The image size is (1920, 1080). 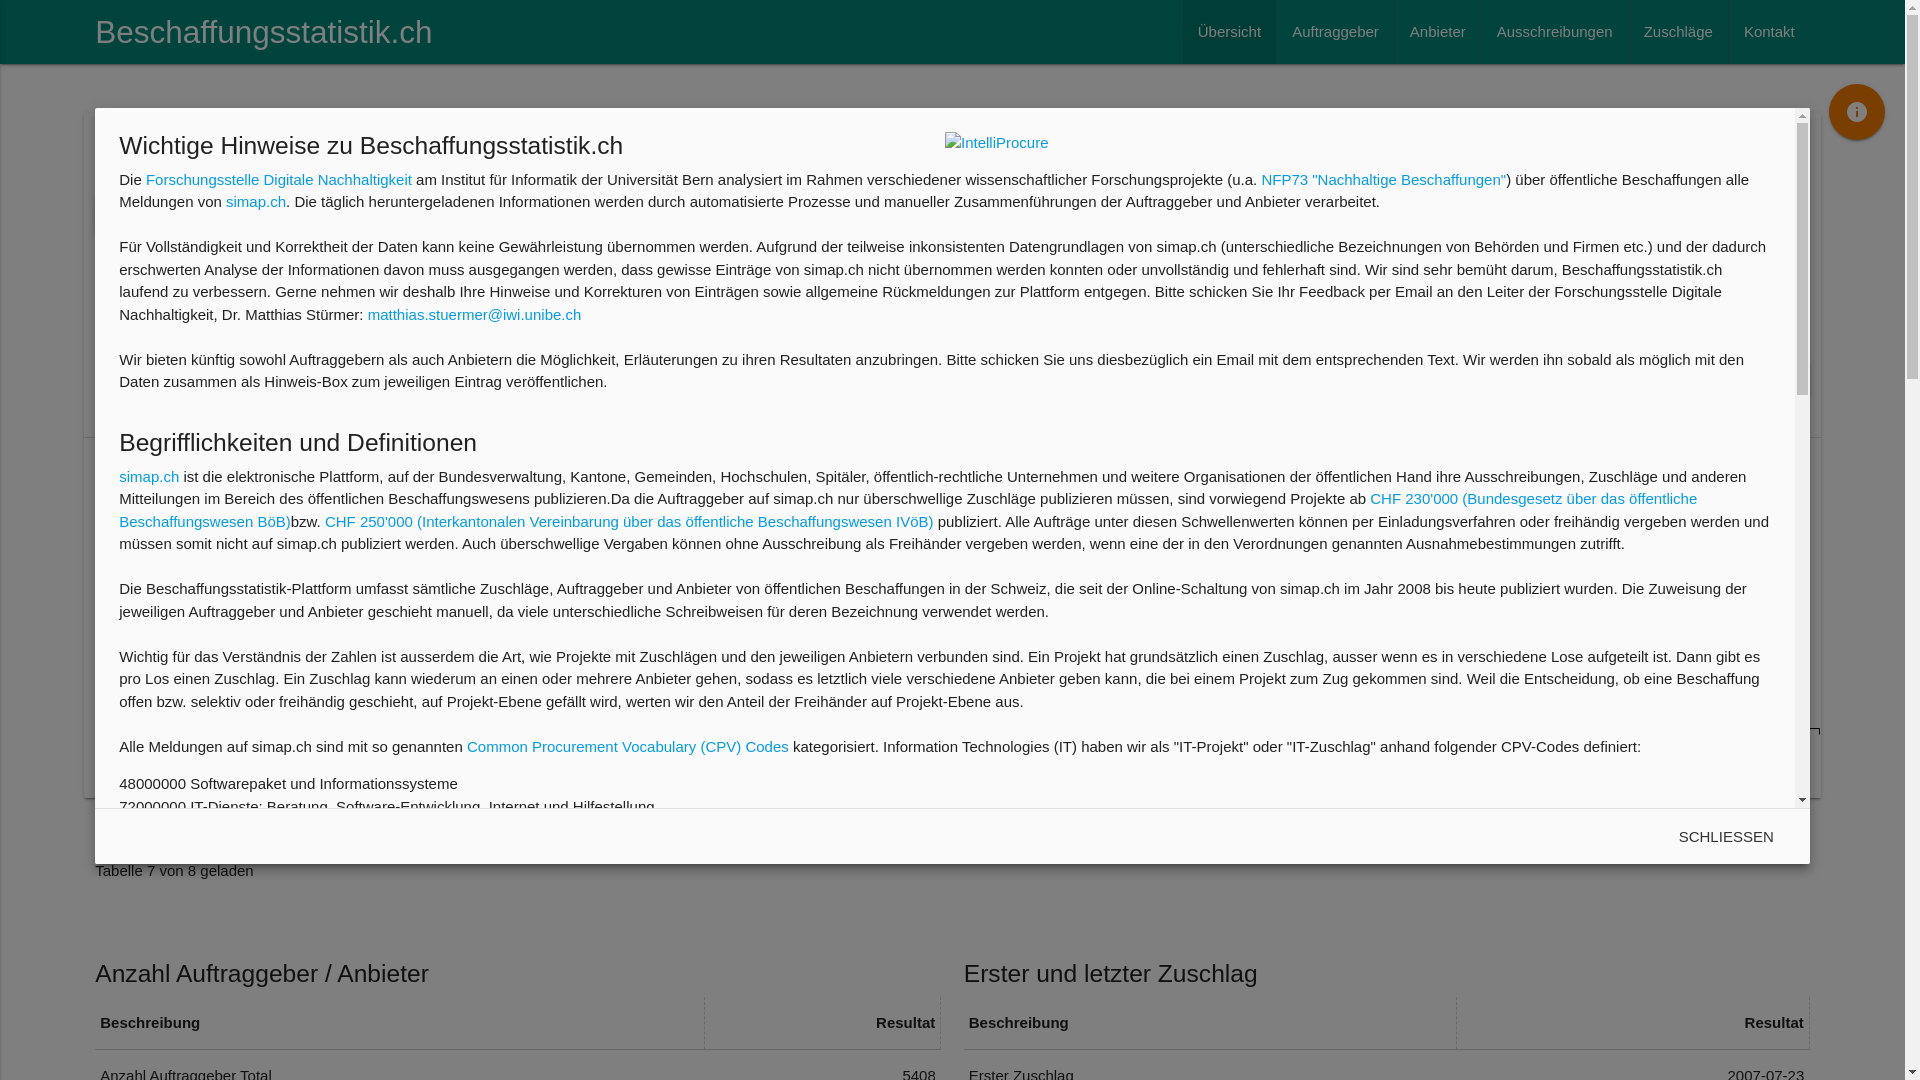 What do you see at coordinates (627, 746) in the screenshot?
I see `'Common Procurement Vocabulary (CPV) Codes'` at bounding box center [627, 746].